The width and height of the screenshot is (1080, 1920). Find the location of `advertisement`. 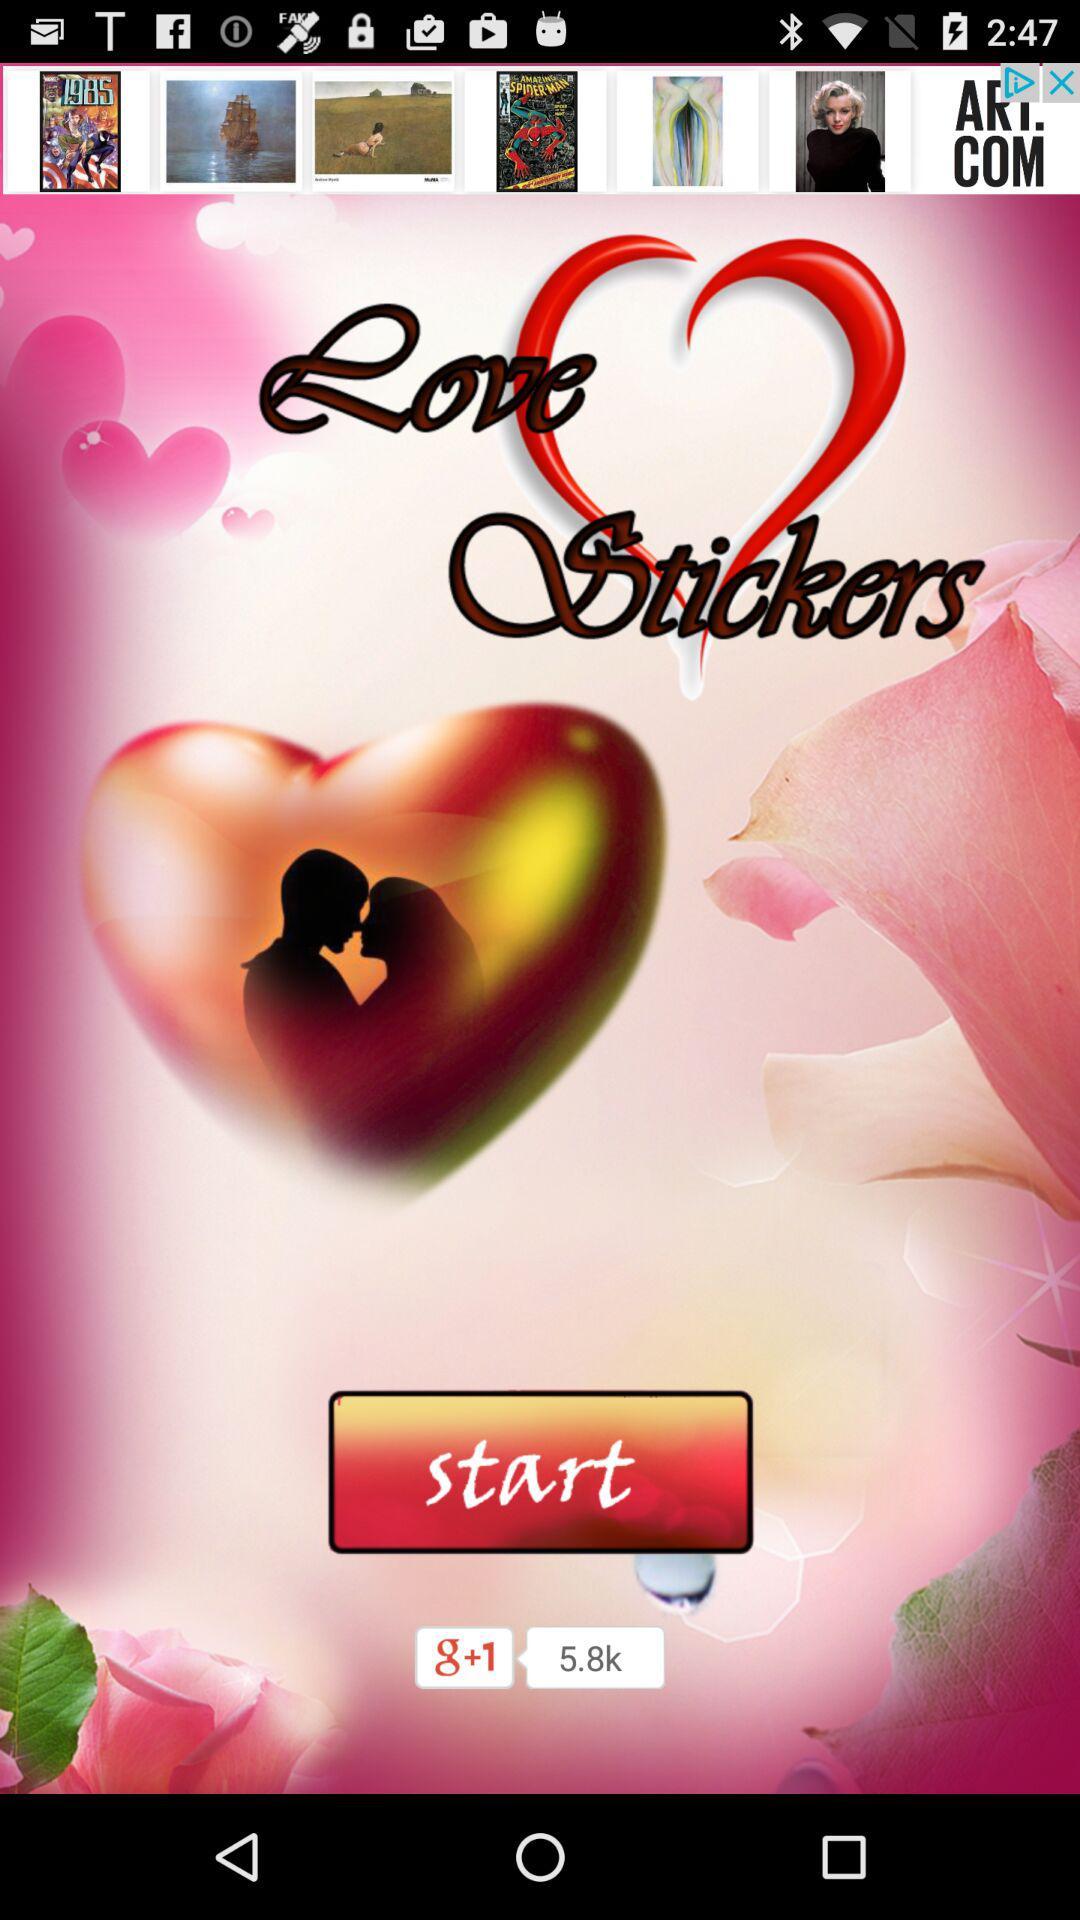

advertisement is located at coordinates (540, 127).